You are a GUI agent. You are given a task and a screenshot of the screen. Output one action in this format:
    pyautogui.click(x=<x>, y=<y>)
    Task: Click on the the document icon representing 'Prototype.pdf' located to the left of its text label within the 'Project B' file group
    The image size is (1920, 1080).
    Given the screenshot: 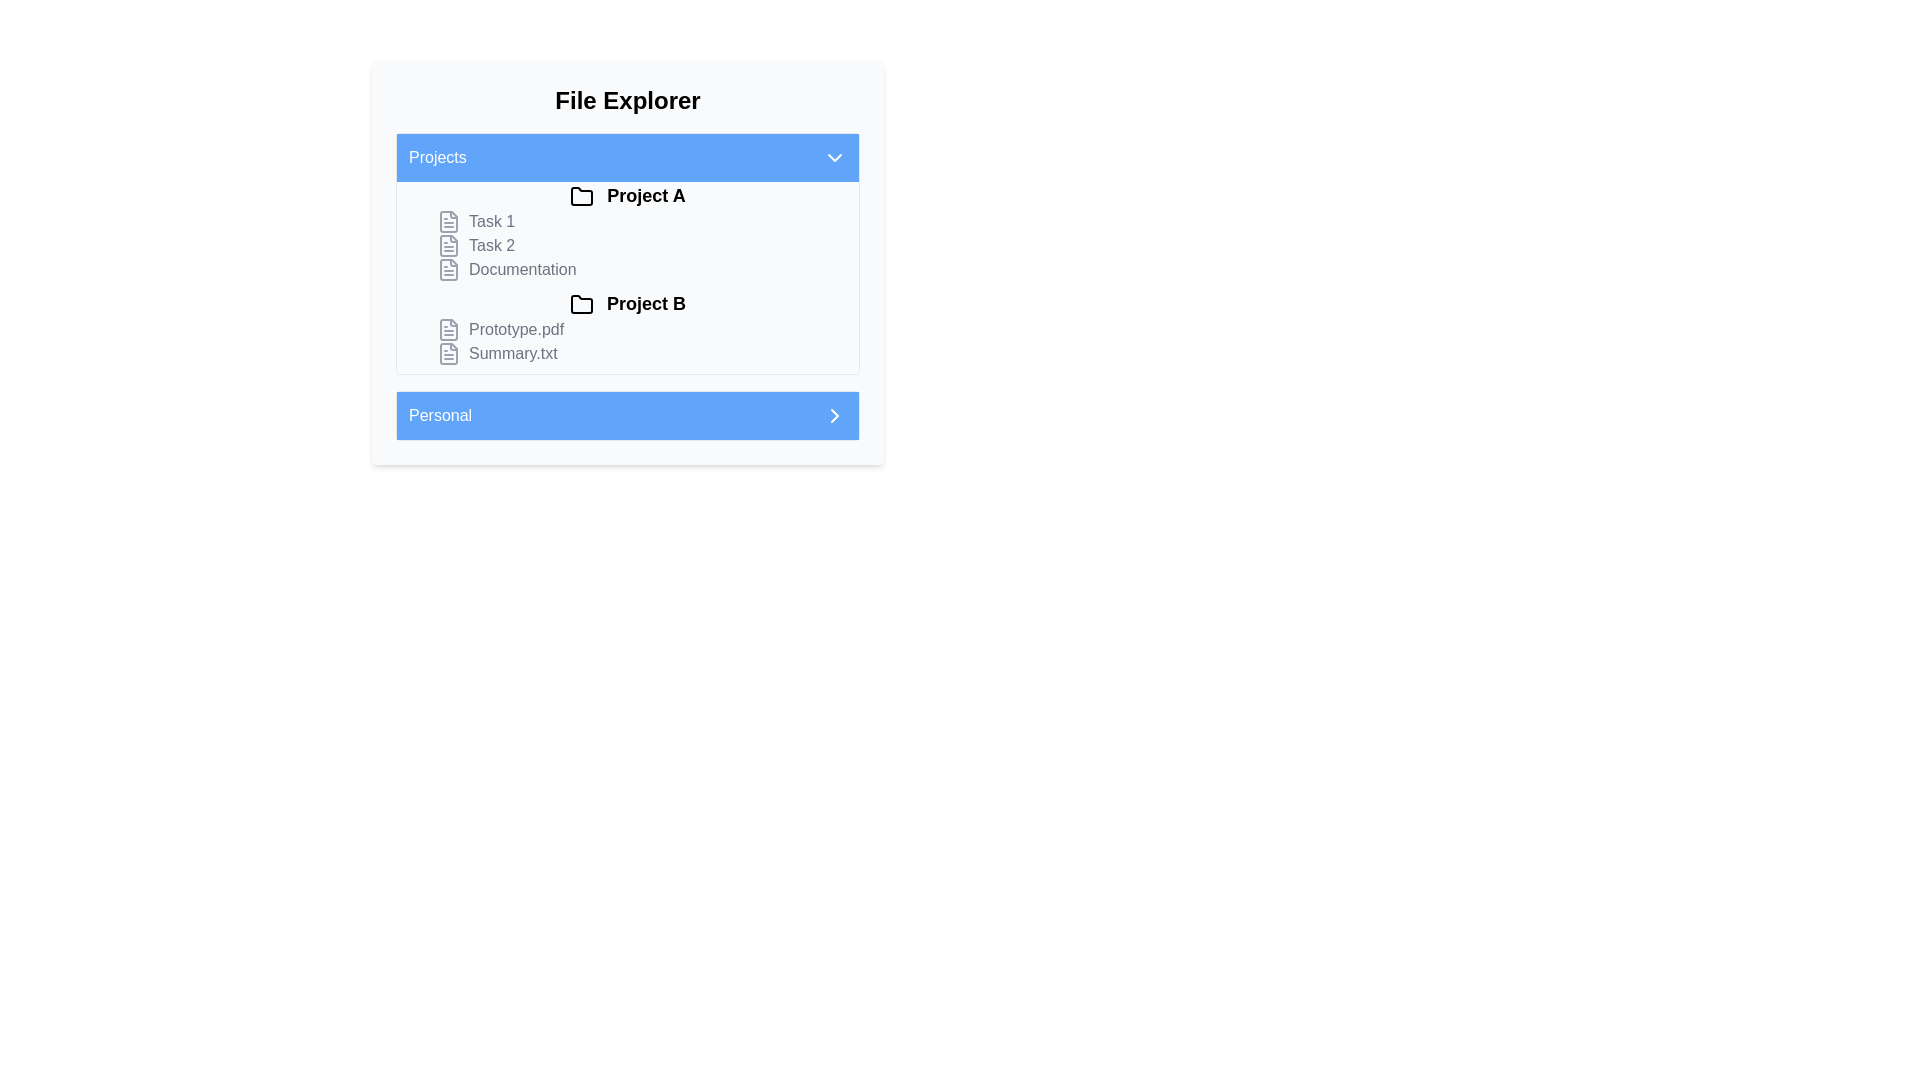 What is the action you would take?
    pyautogui.click(x=448, y=329)
    